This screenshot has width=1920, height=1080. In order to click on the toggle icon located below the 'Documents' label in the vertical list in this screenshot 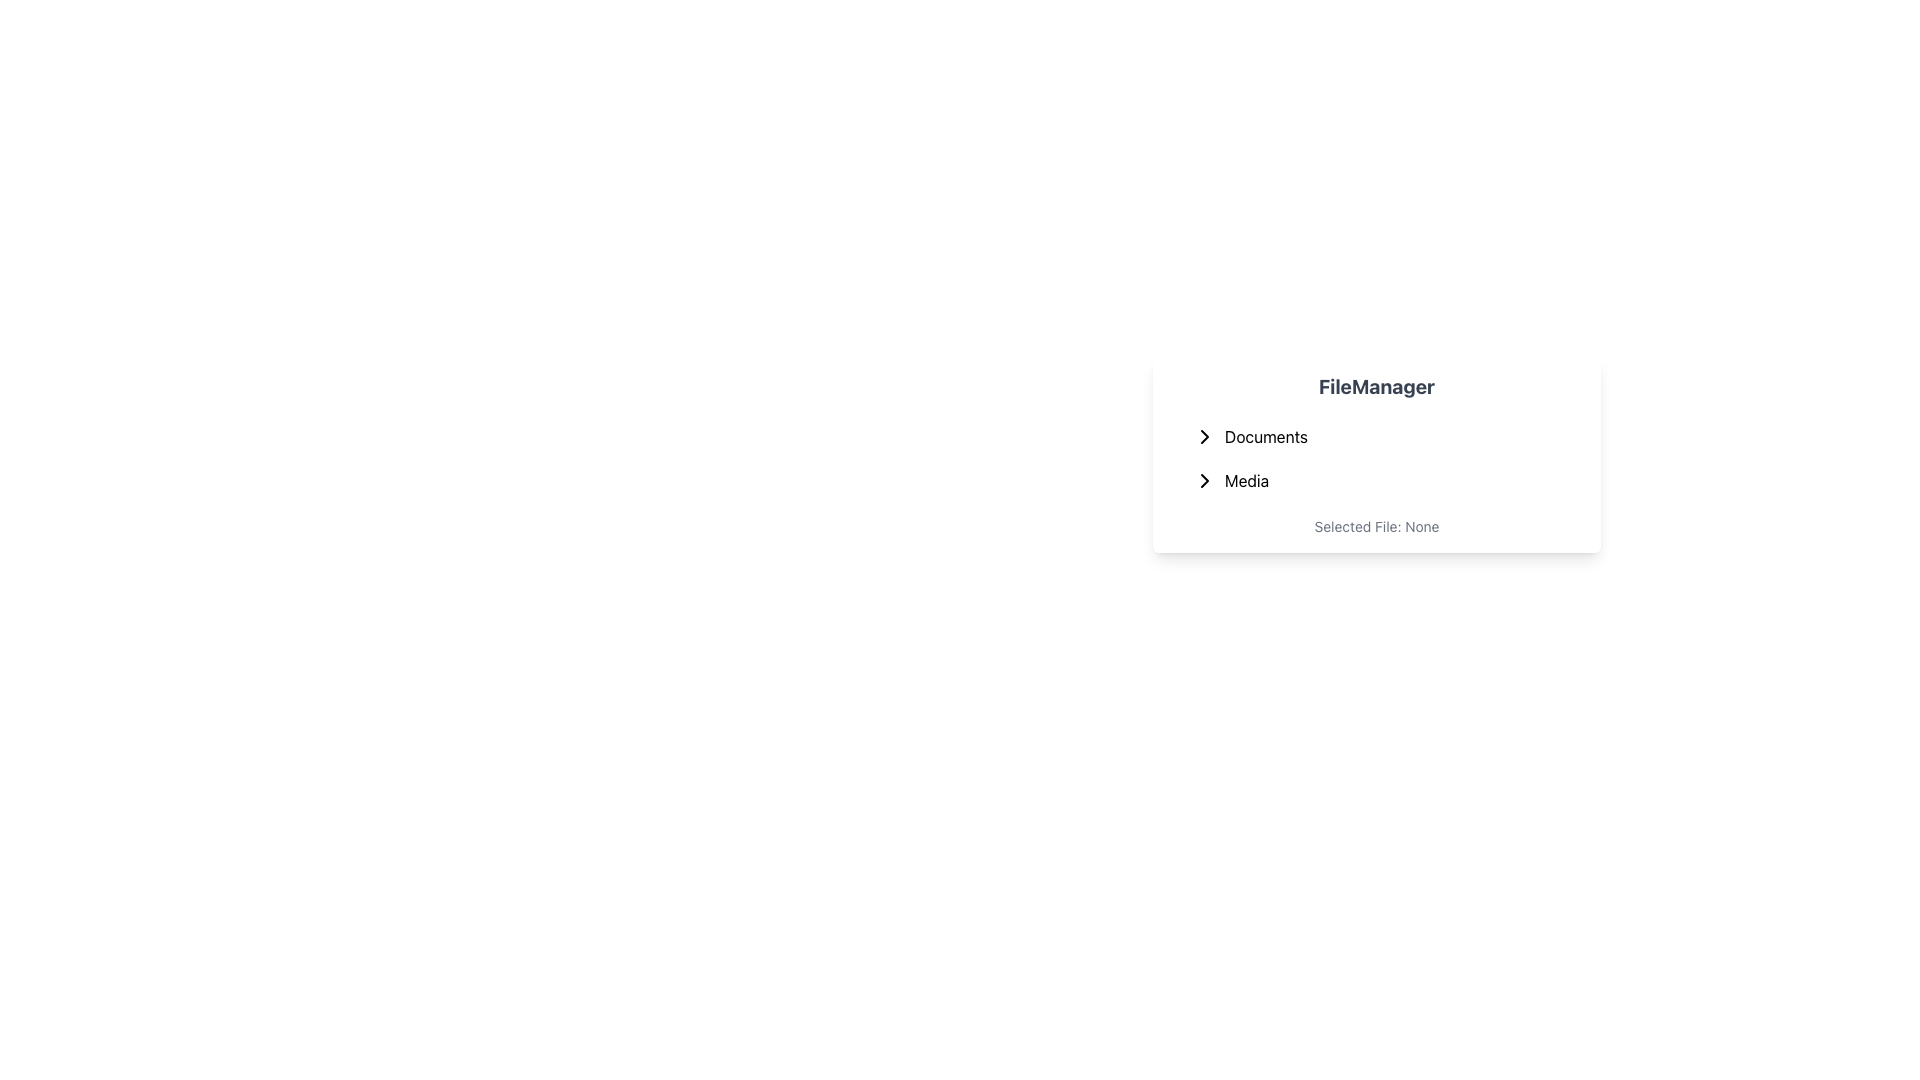, I will do `click(1203, 435)`.